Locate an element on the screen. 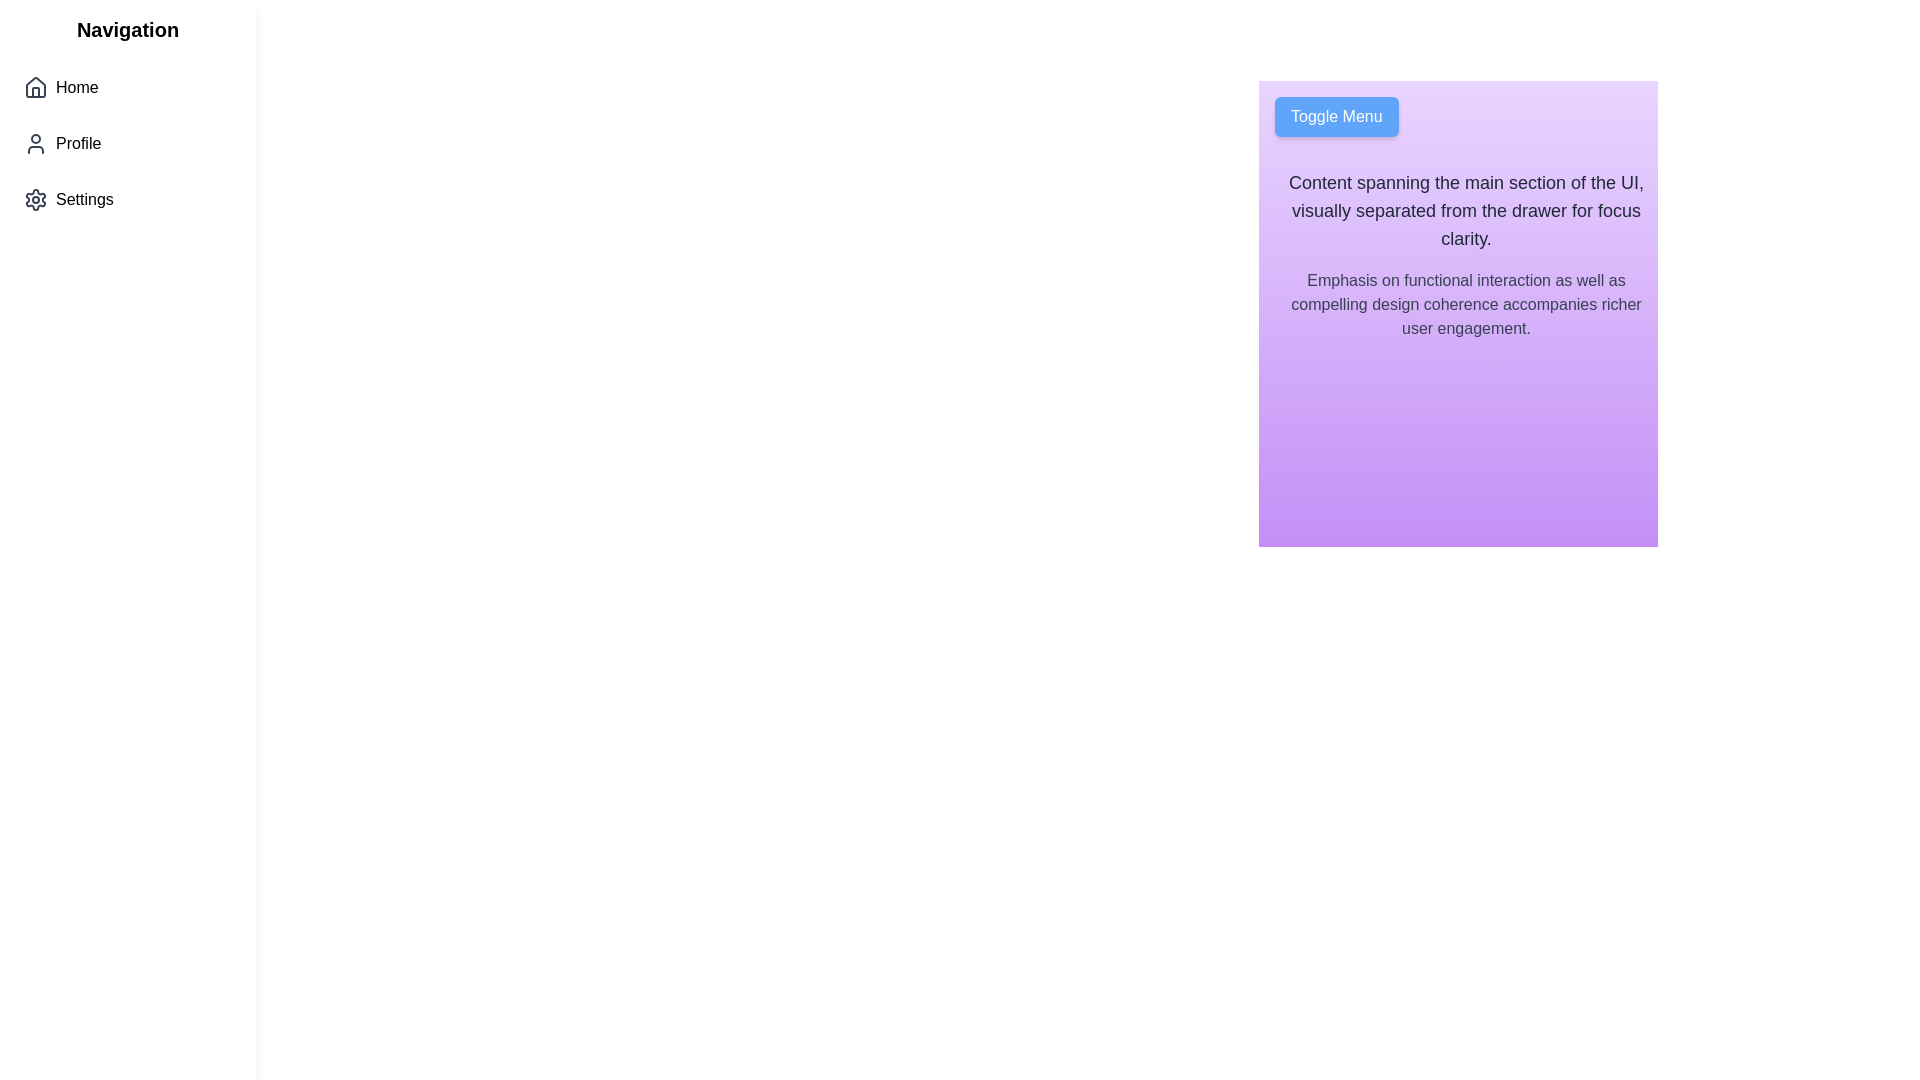  house-shaped icon in the left navigation menu, which is rendered in dark gray and is positioned to the left of the 'Home' label is located at coordinates (35, 87).